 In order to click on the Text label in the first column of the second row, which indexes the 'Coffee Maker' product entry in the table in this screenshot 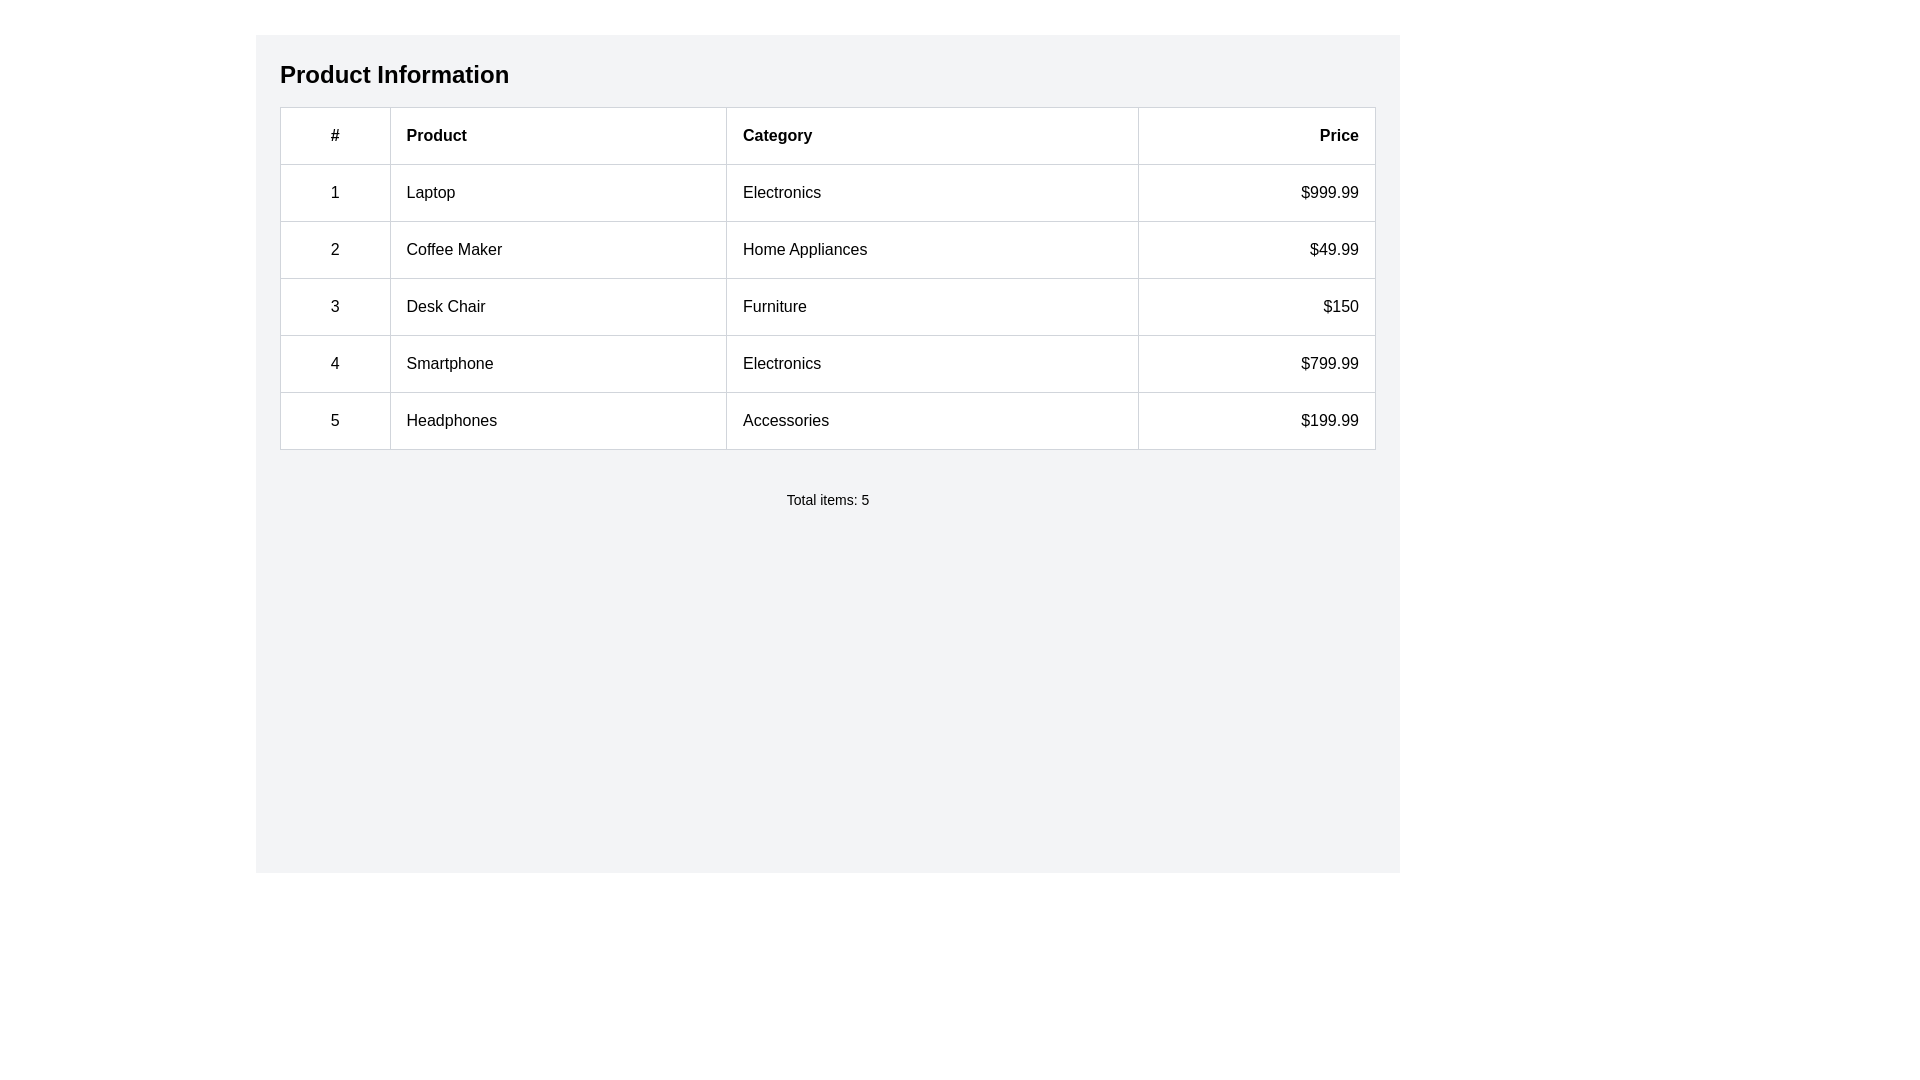, I will do `click(335, 249)`.